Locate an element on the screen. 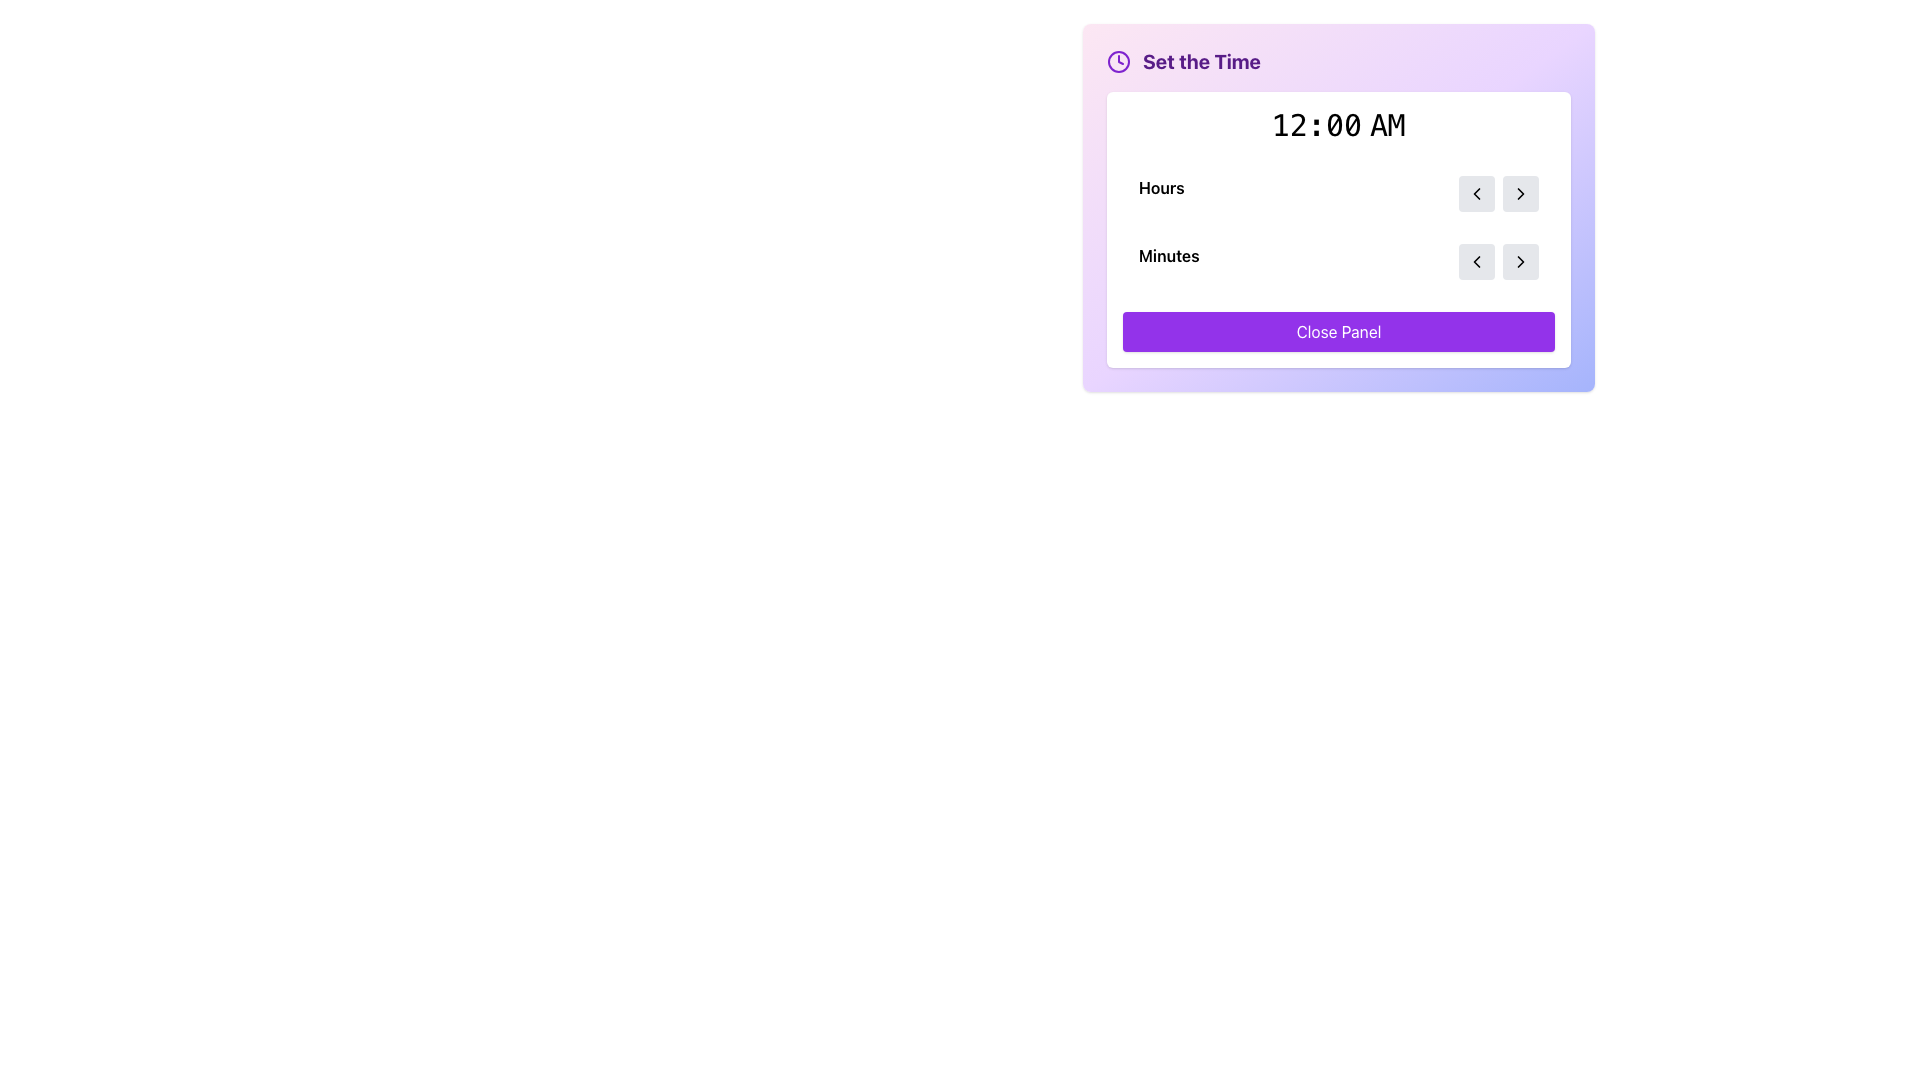  the purple clock icon located in the header section of the 'Set the Time' panel, which is positioned at the leftmost position and visually distinct due to its color and styling is located at coordinates (1117, 60).